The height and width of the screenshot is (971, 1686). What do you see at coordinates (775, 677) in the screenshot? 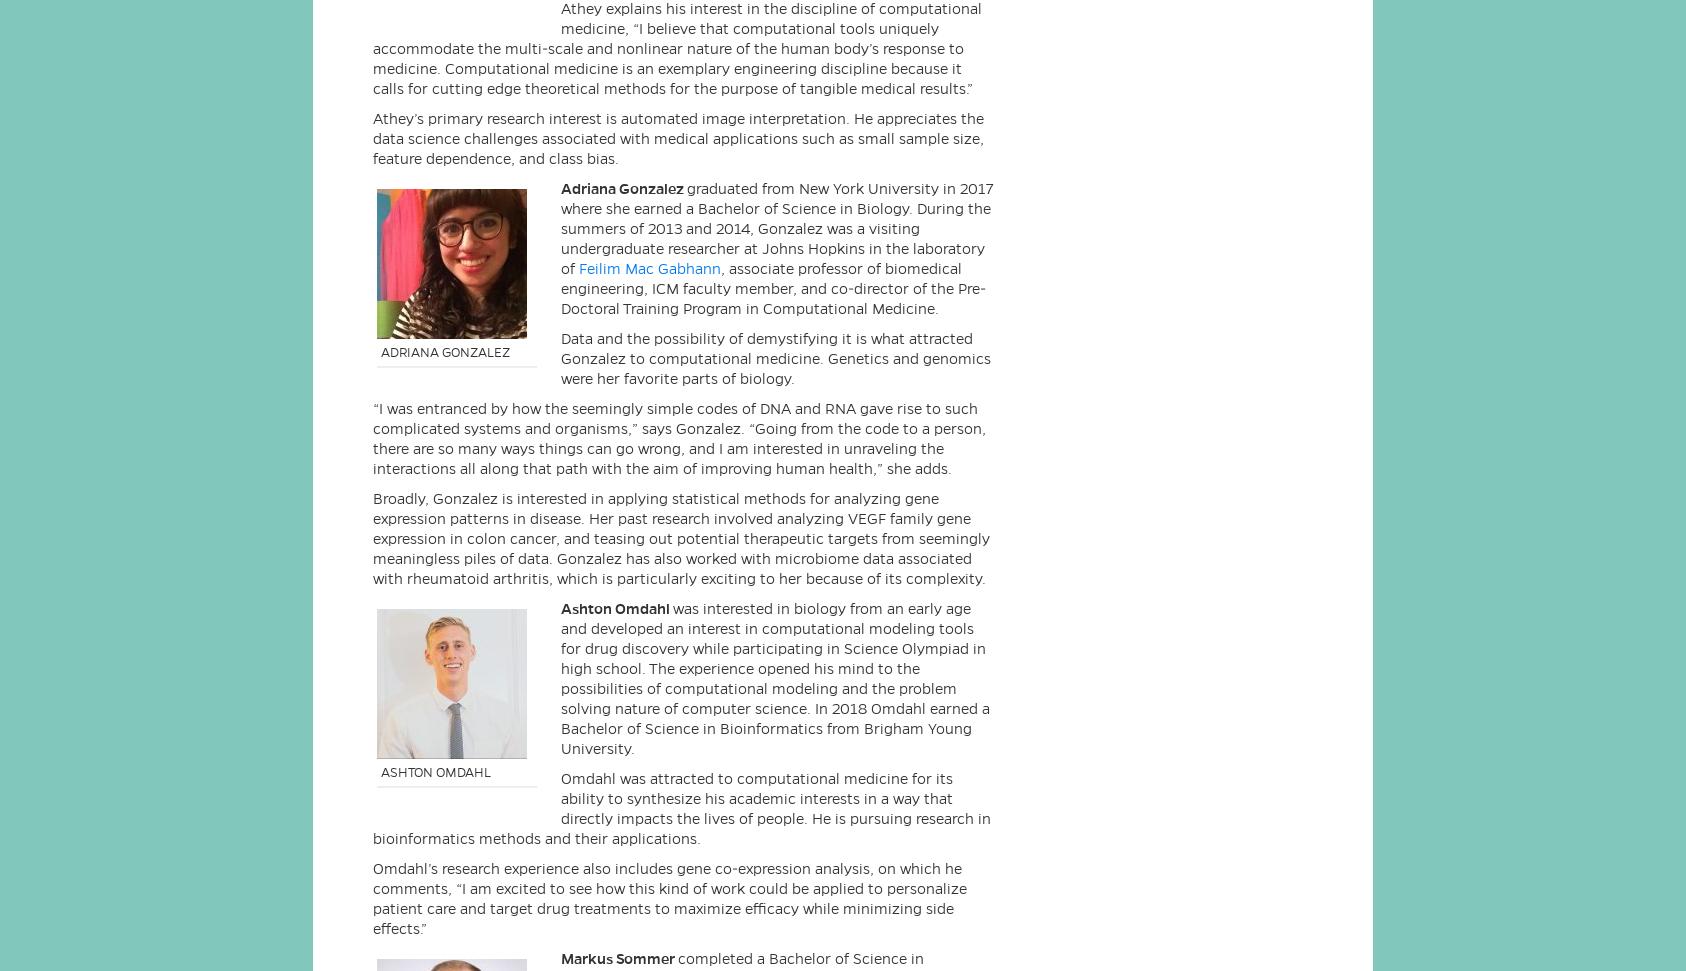
I see `'was interested in biology from an early age and developed an interest in computational modeling tools for drug discovery while participating in Science Olympiad in high school. The experience opened his mind to the possibilities of computational modeling and the problem solving nature of computer science. In 2018 Omdahl earned a Bachelor of Science in Bioinformatics from Brigham Young University.'` at bounding box center [775, 677].